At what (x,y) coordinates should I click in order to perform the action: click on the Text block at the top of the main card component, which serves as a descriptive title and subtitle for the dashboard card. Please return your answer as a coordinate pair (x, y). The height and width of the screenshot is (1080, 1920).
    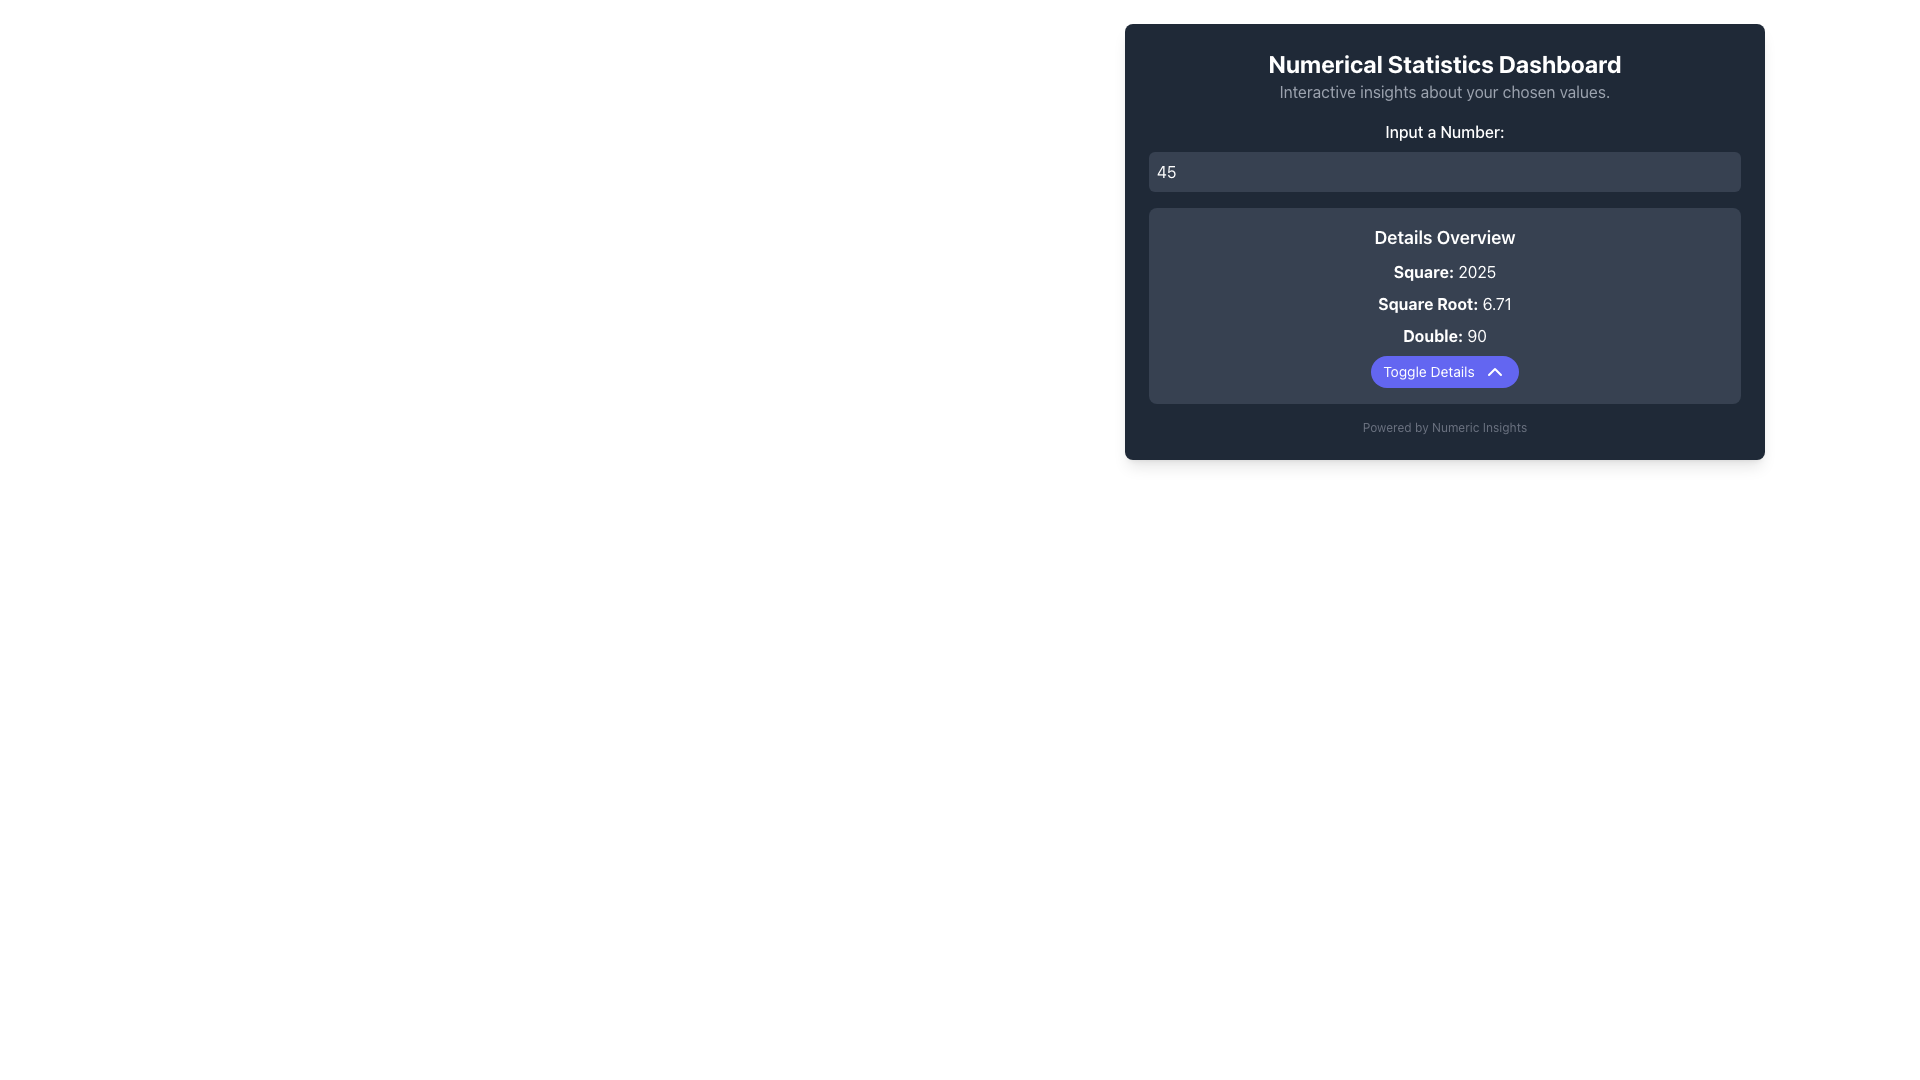
    Looking at the image, I should click on (1444, 75).